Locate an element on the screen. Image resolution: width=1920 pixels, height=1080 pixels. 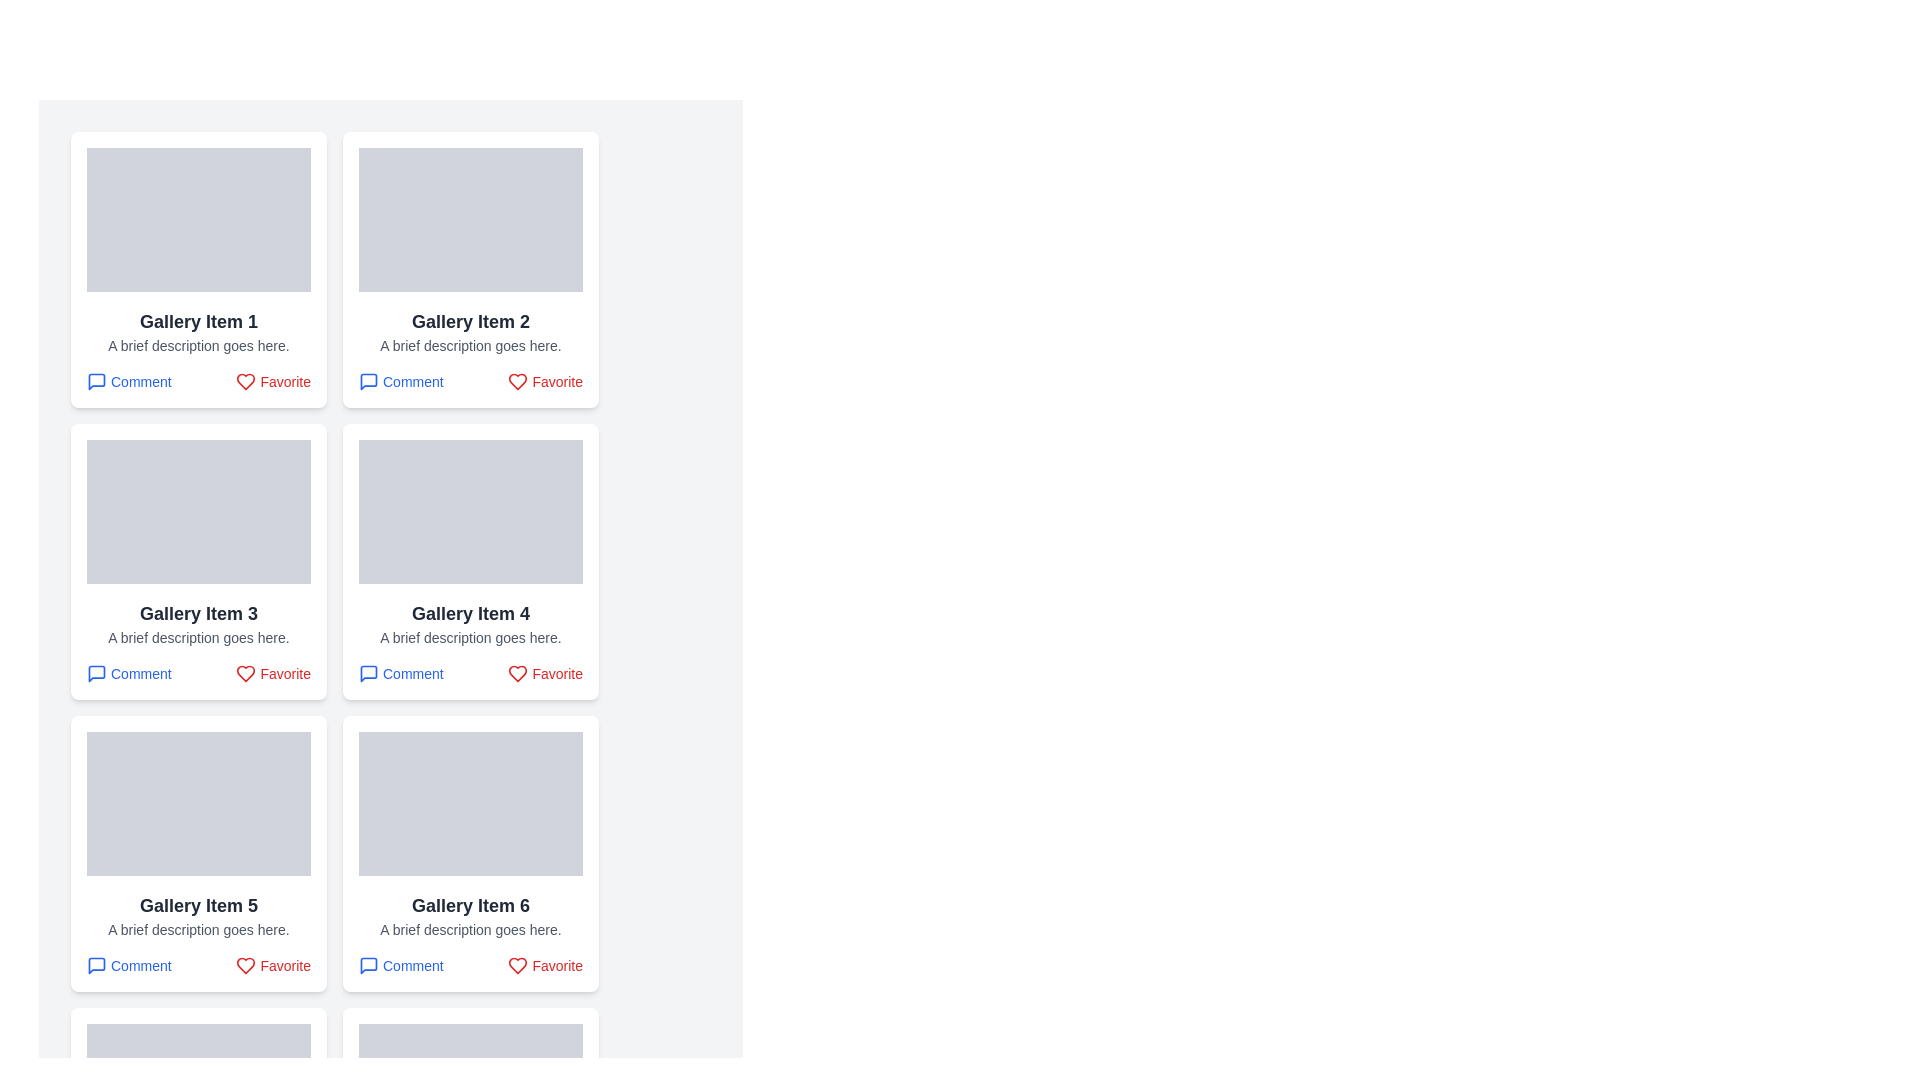
the comment icon located in the second column of the second row in the grid layout, which represents the comment feature for the item in the gallery is located at coordinates (369, 674).